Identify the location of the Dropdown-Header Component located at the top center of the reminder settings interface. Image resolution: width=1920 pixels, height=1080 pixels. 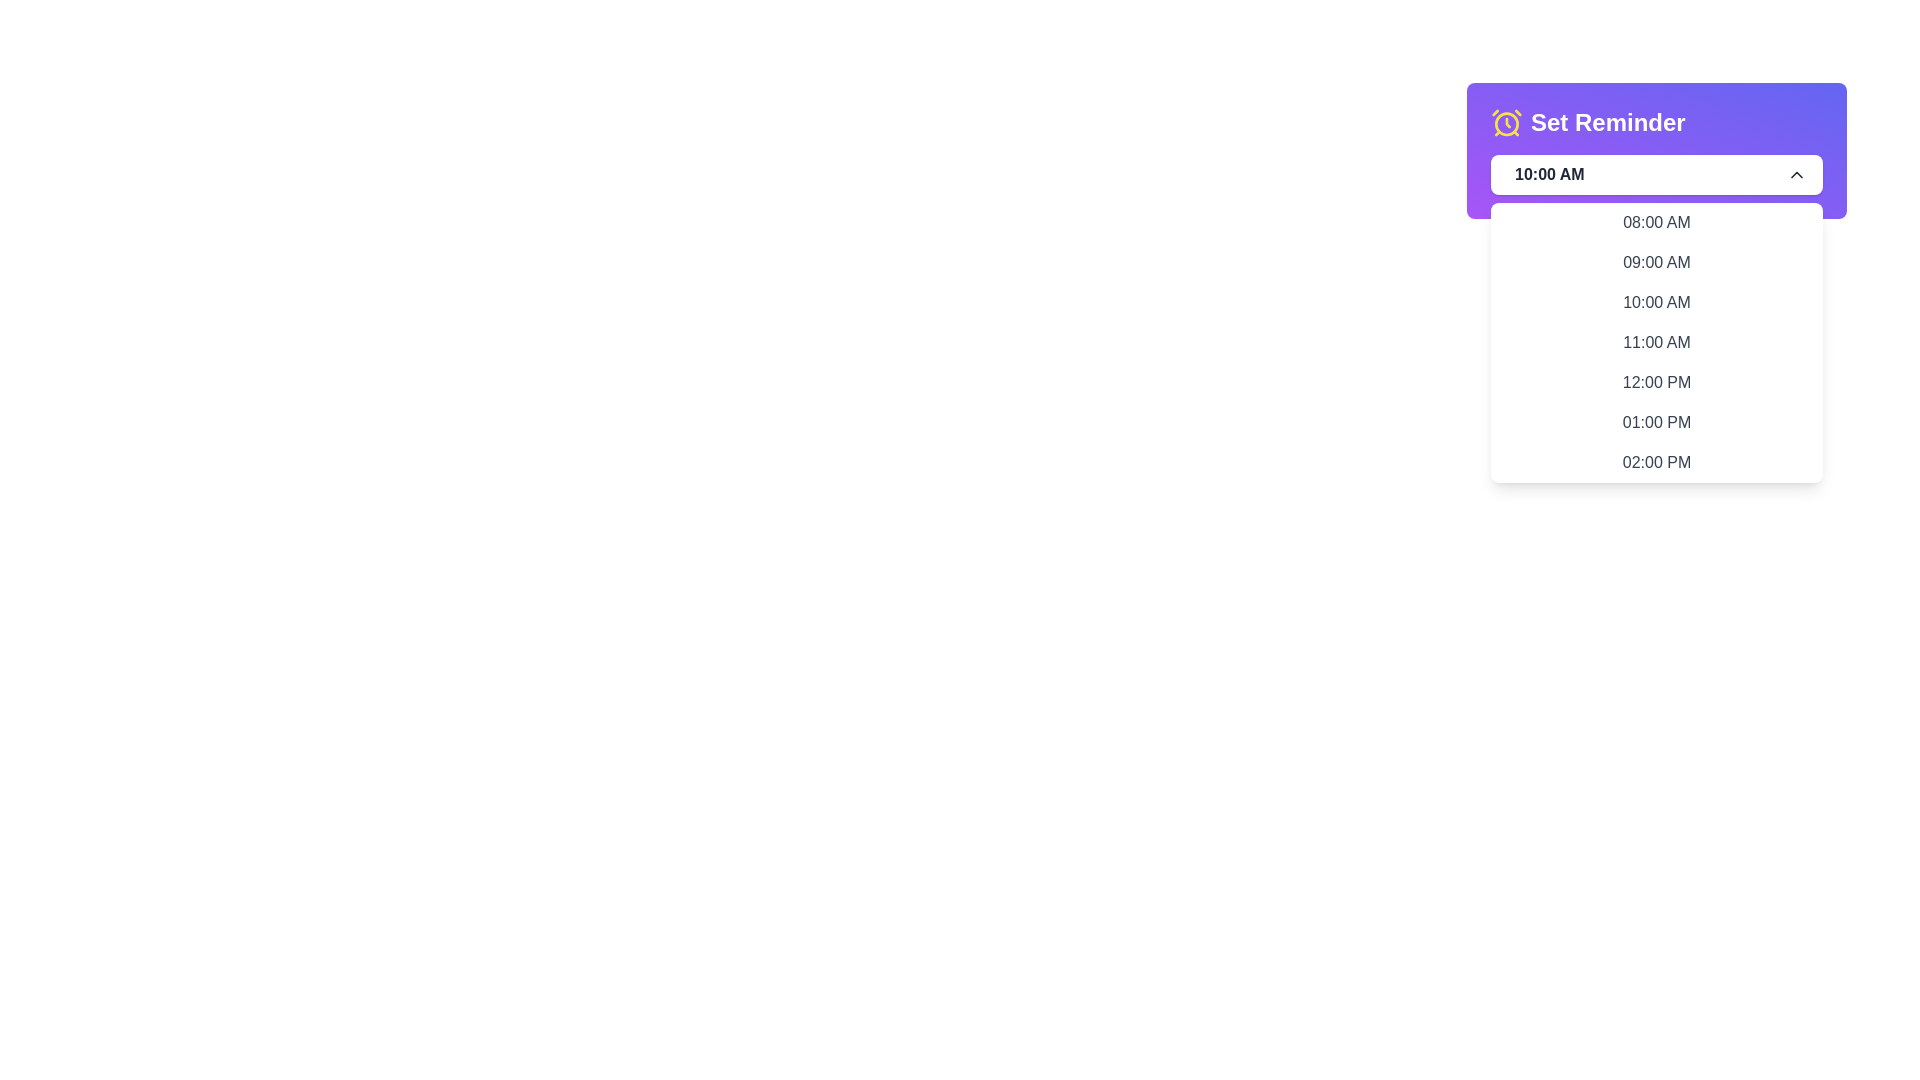
(1656, 149).